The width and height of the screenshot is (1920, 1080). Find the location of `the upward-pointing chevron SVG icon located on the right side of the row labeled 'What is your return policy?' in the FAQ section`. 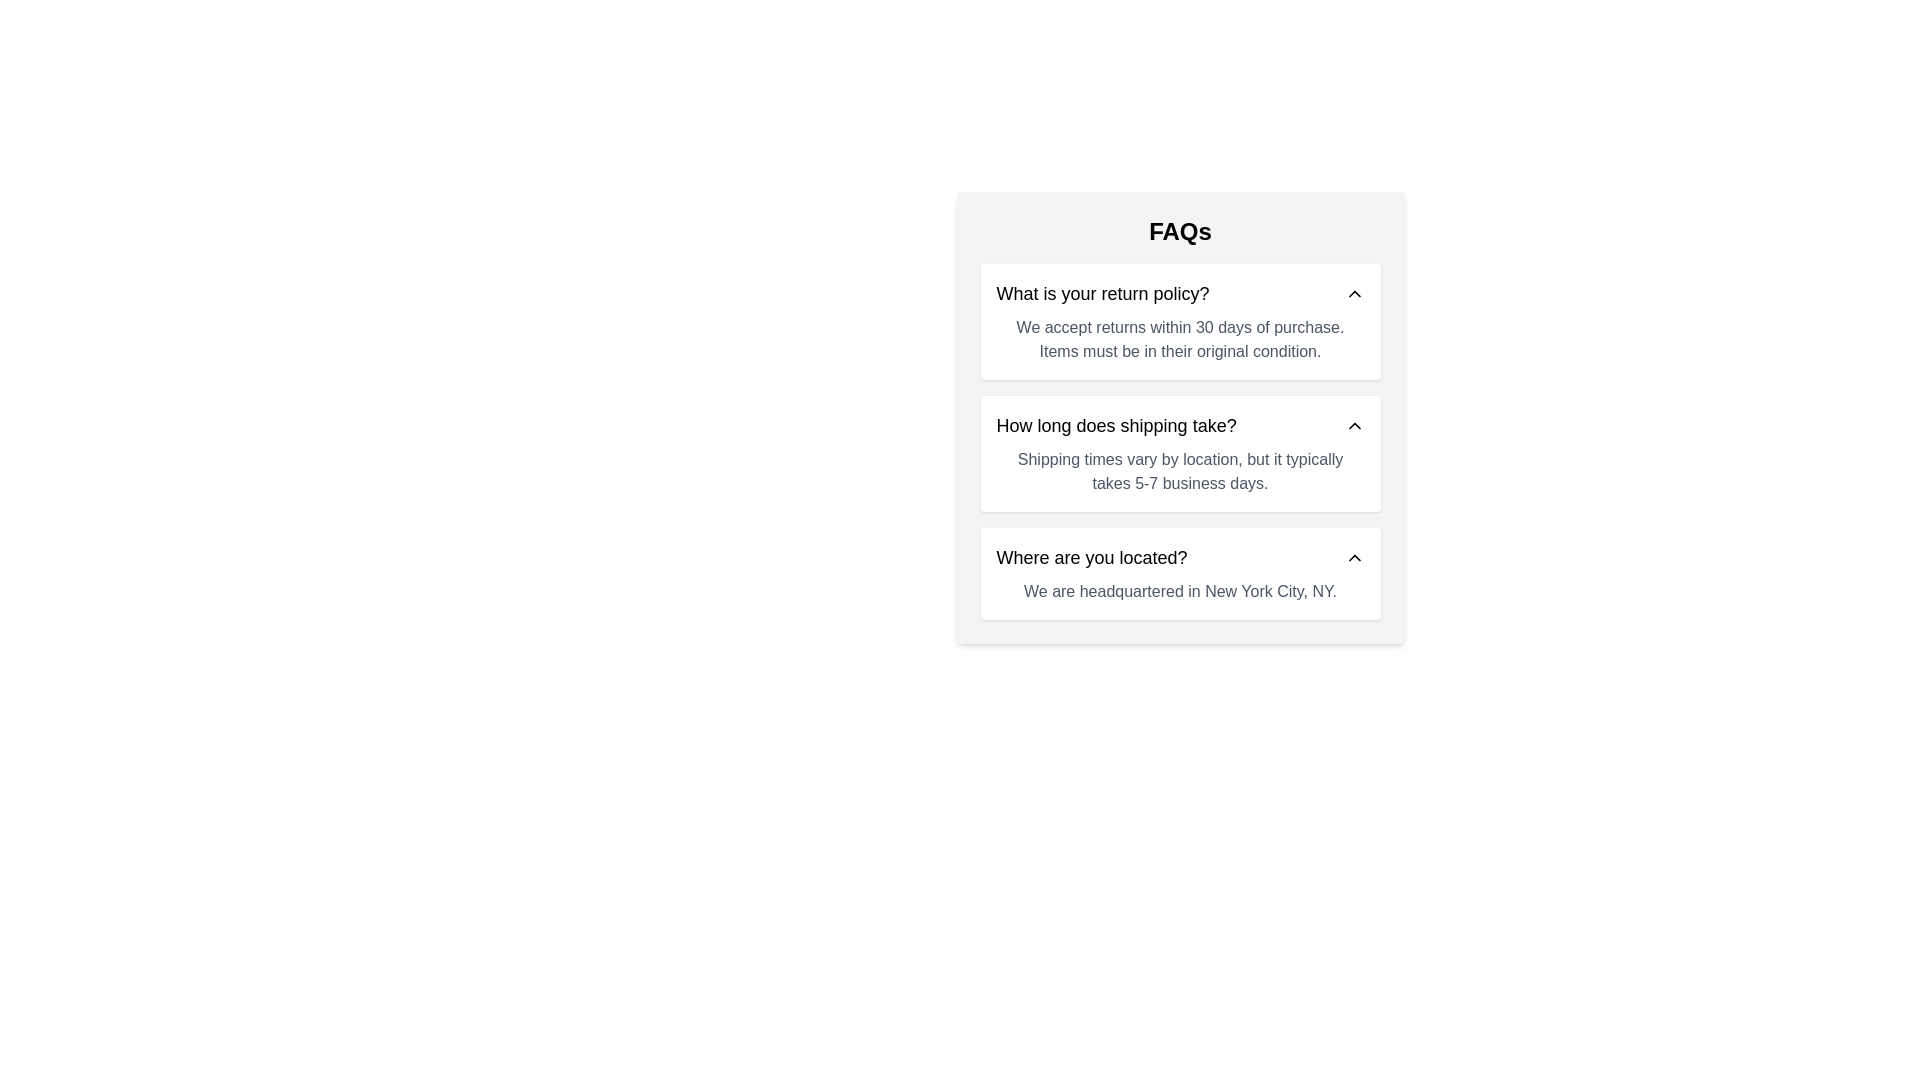

the upward-pointing chevron SVG icon located on the right side of the row labeled 'What is your return policy?' in the FAQ section is located at coordinates (1354, 293).